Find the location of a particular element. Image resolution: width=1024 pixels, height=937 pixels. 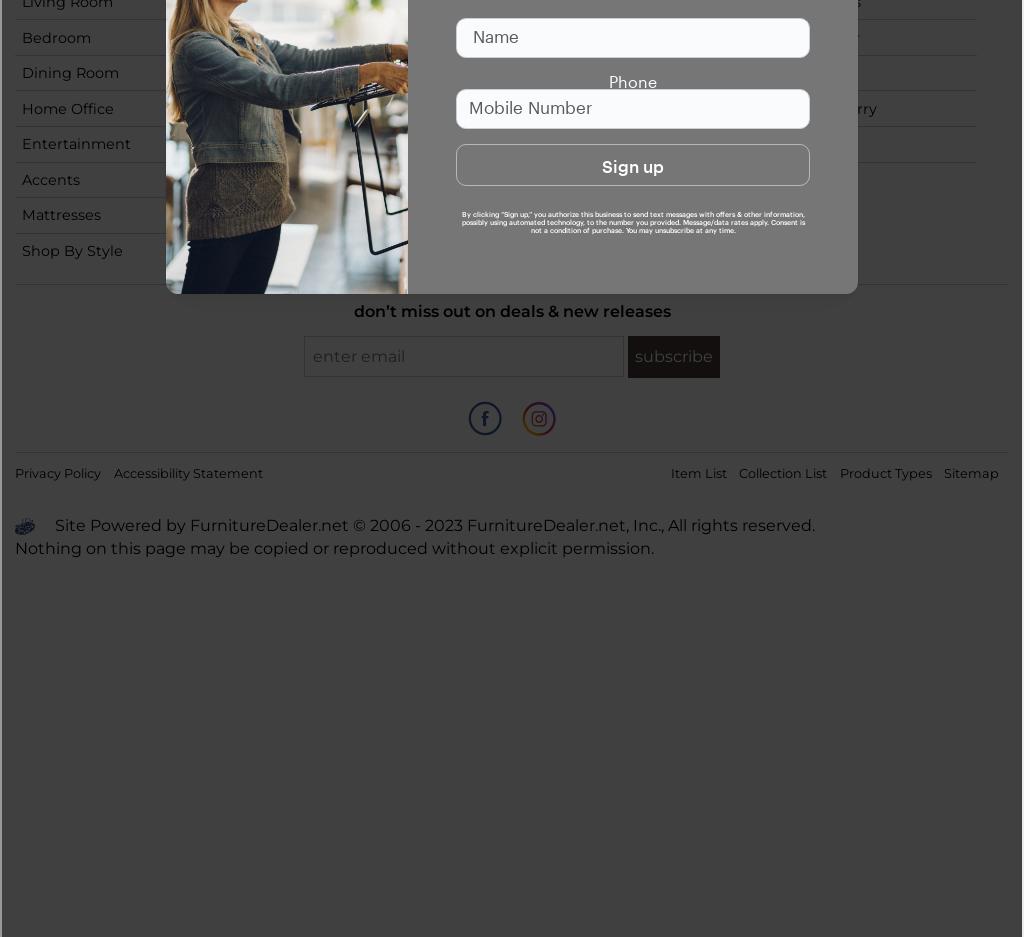

'Item List' is located at coordinates (697, 473).